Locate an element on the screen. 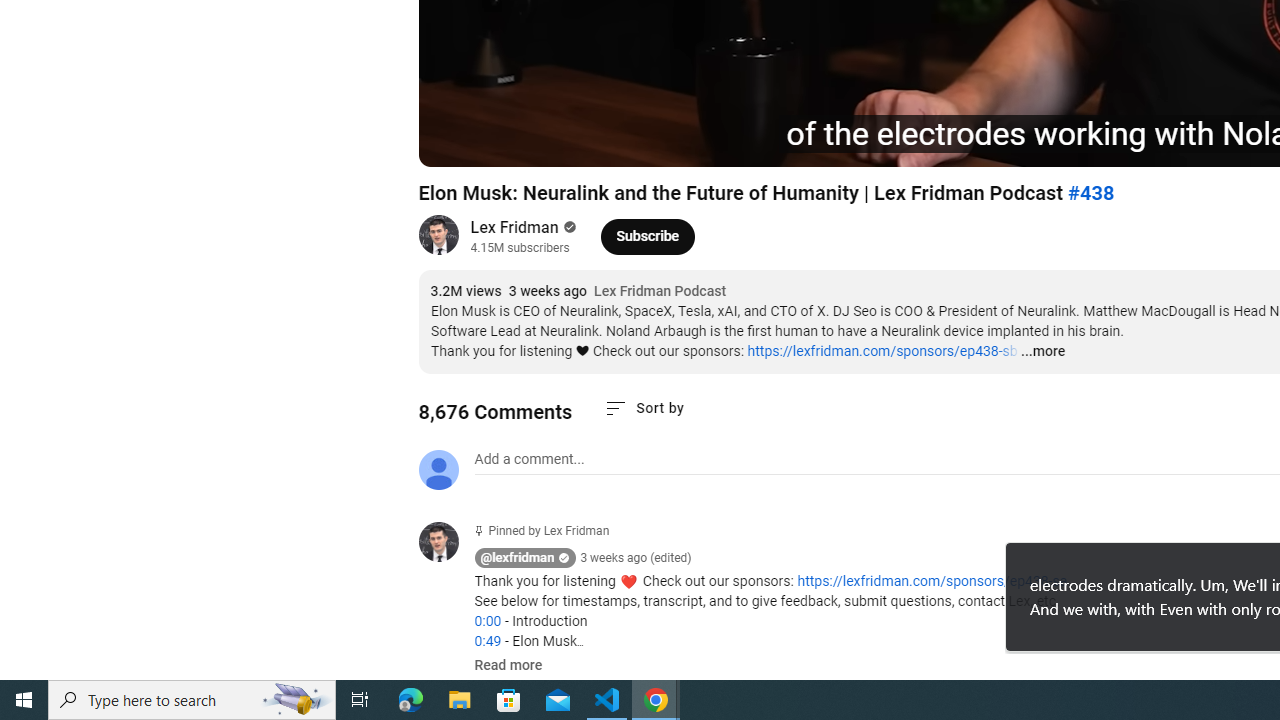 Image resolution: width=1280 pixels, height=720 pixels. 'https://lexfridman.com/sponsors/ep438-sb' is located at coordinates (881, 350).